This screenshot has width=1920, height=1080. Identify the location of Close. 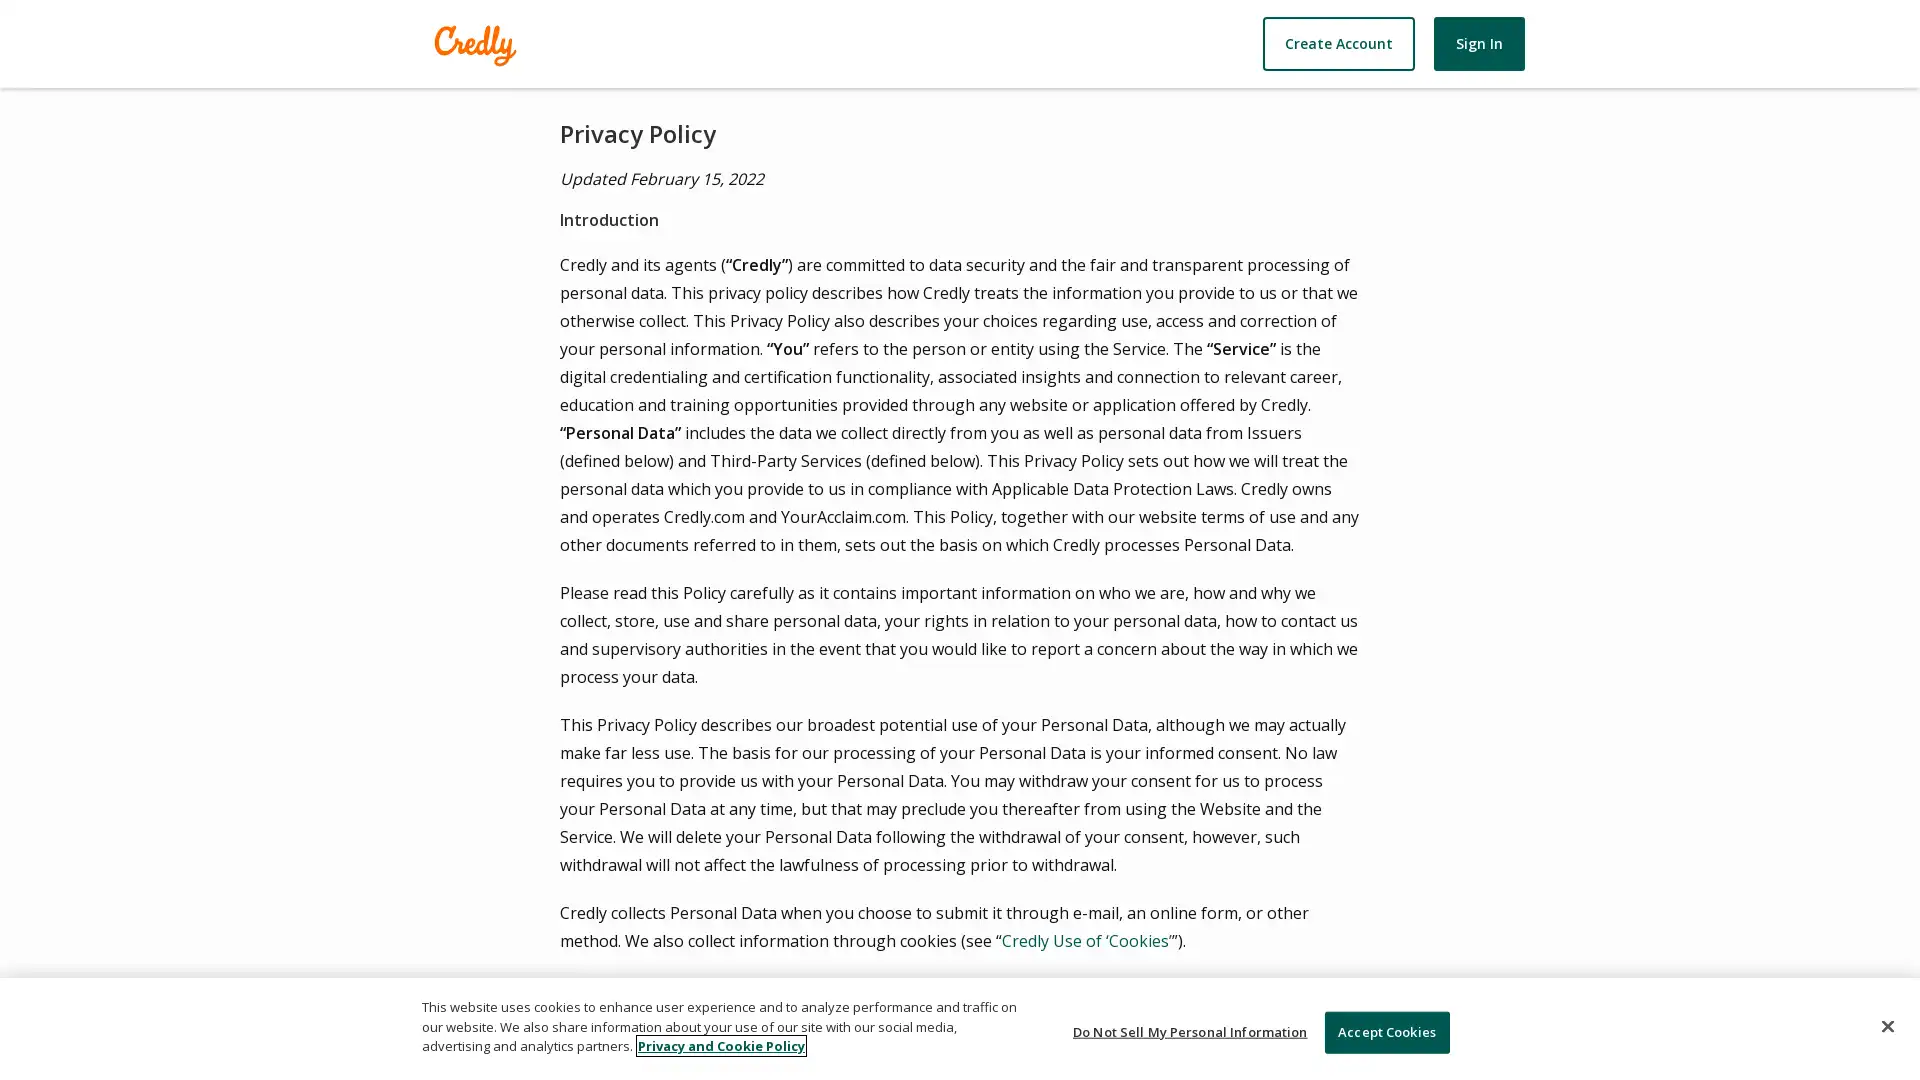
(1886, 1026).